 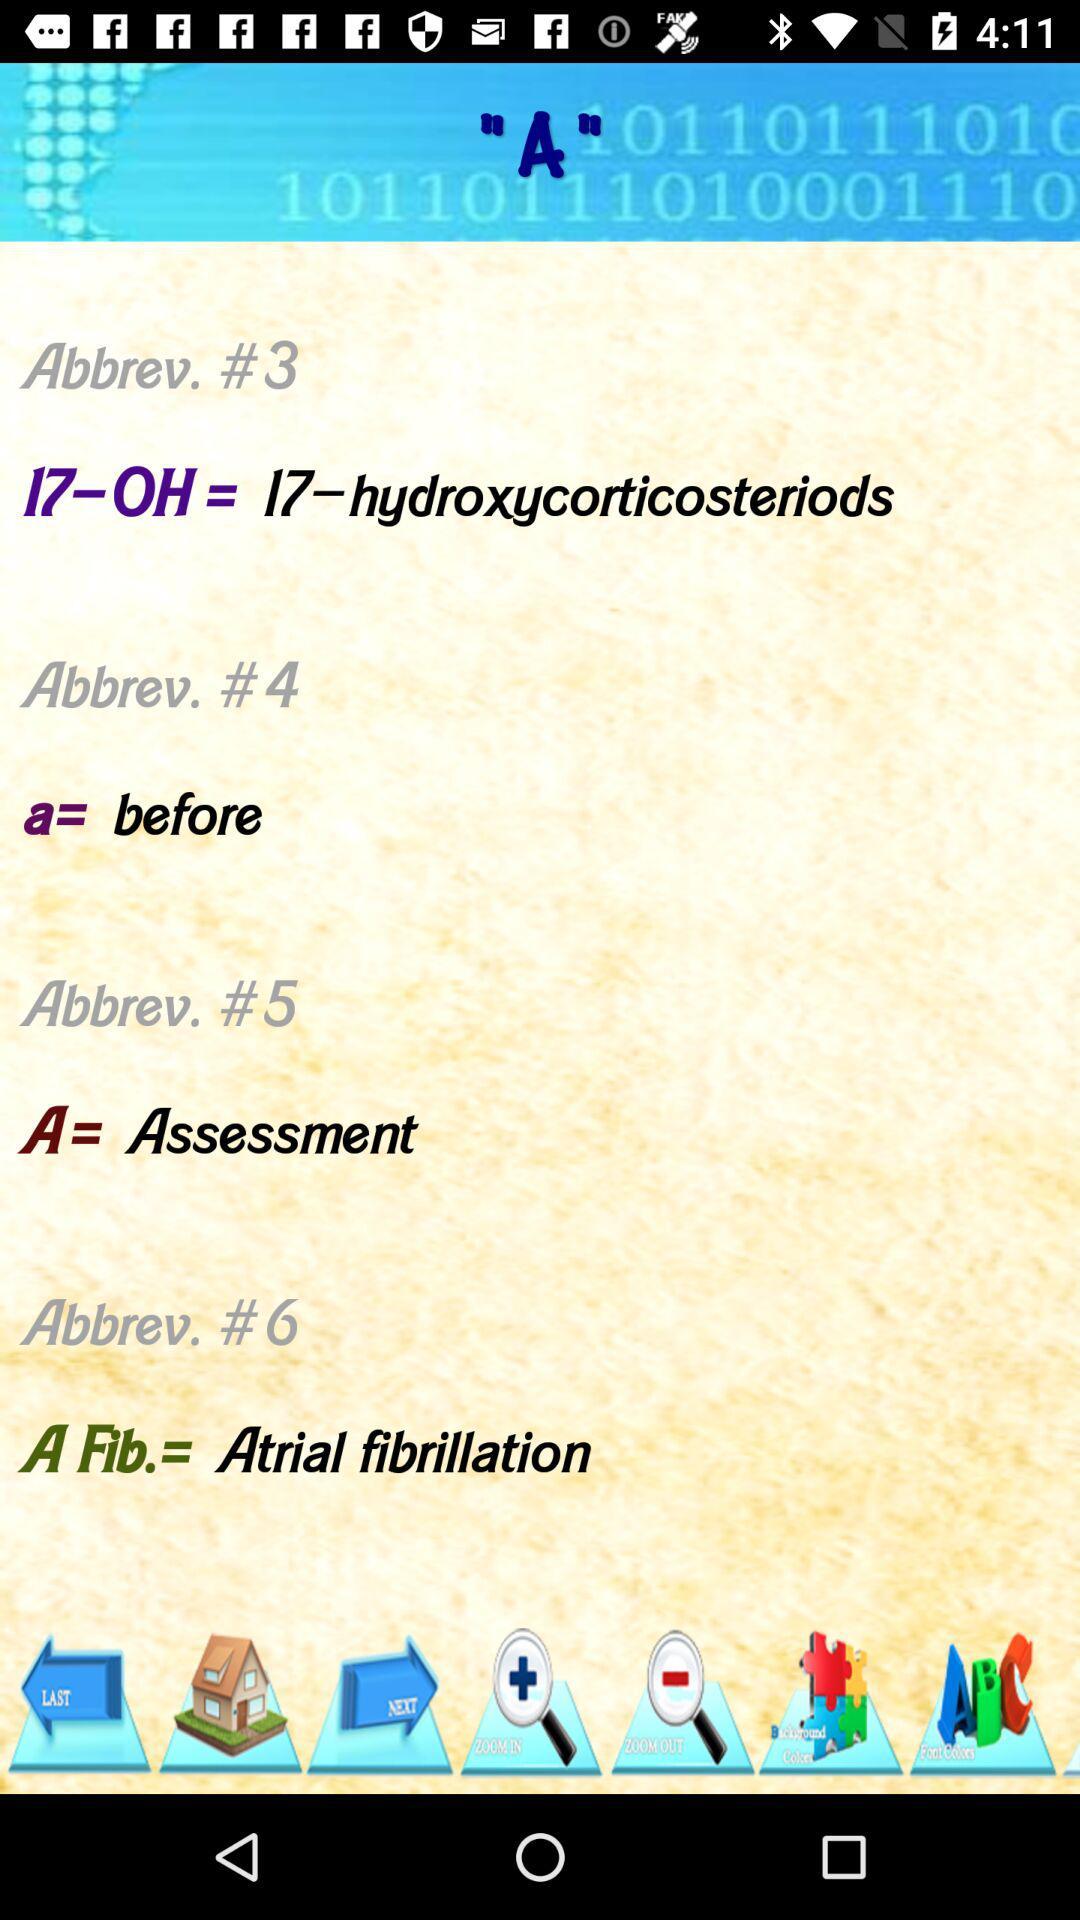 I want to click on go back, so click(x=77, y=1702).